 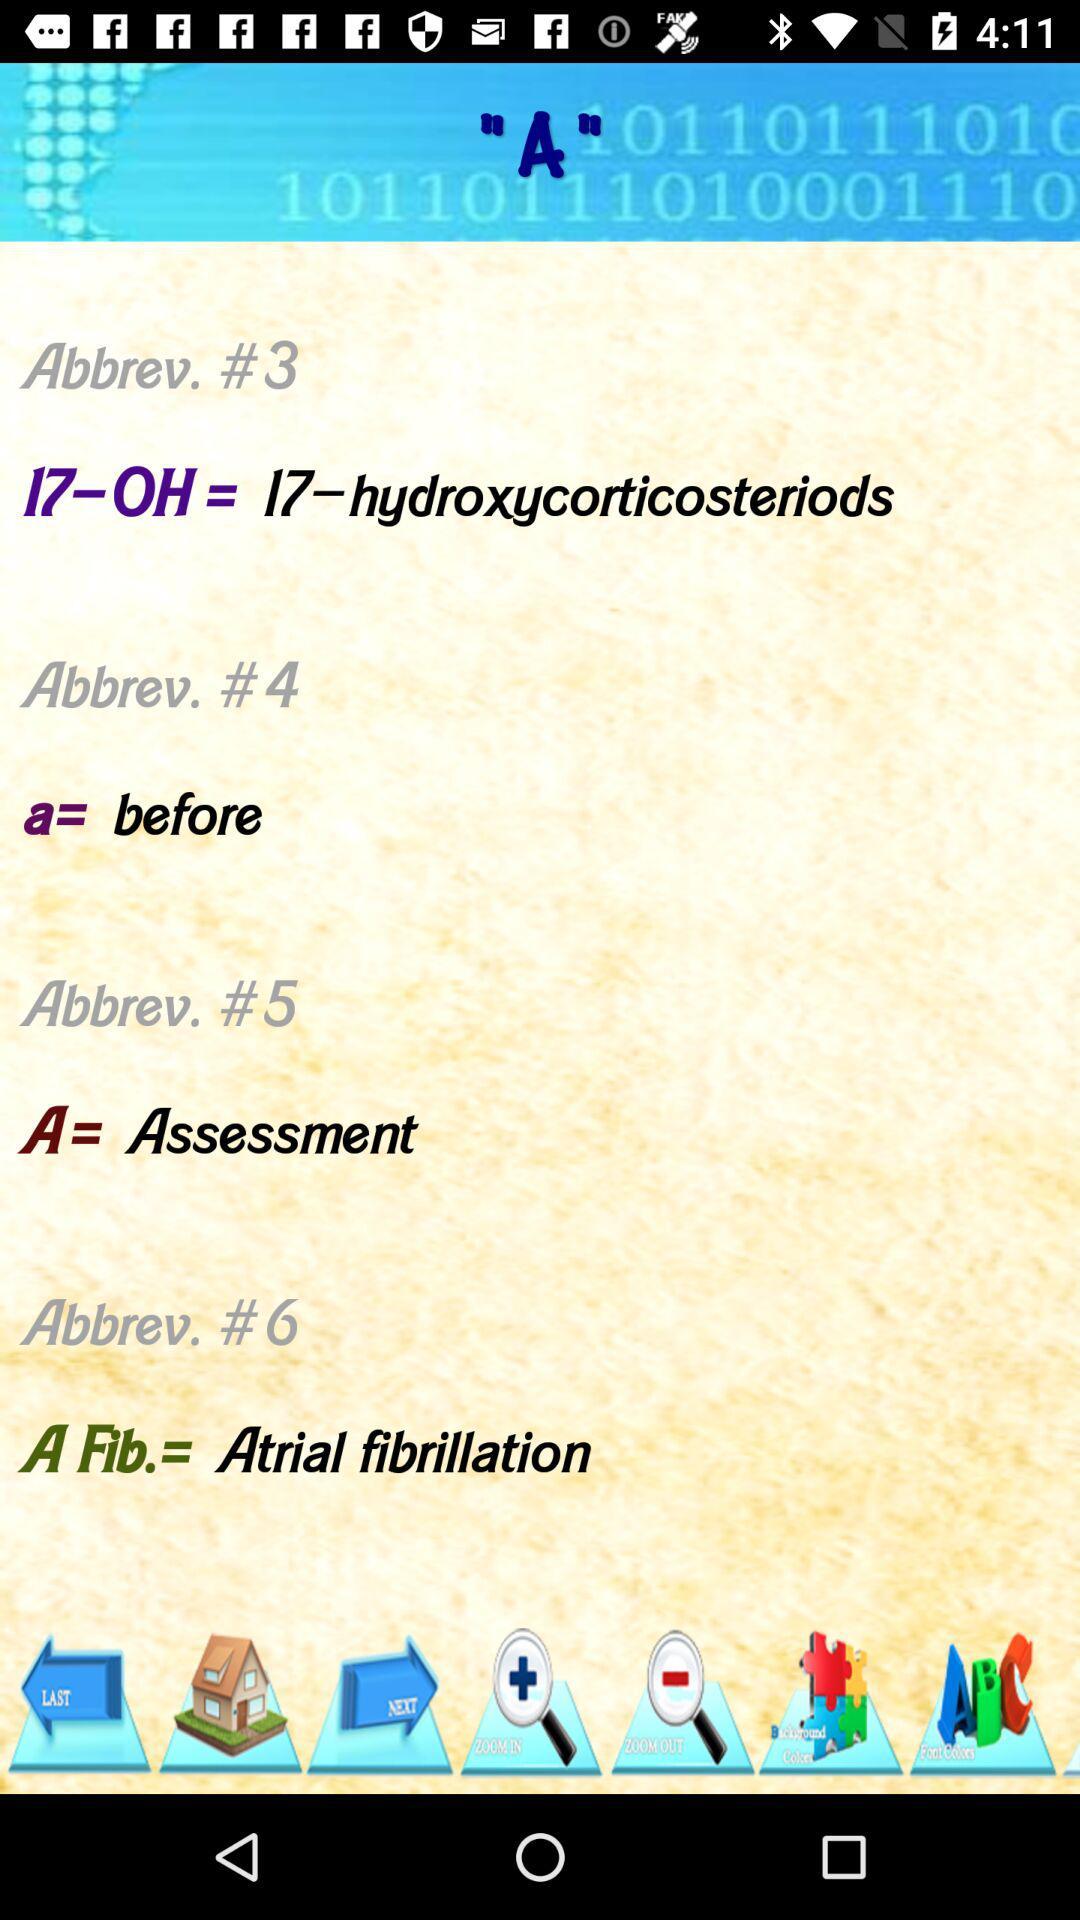 I want to click on go back, so click(x=77, y=1702).